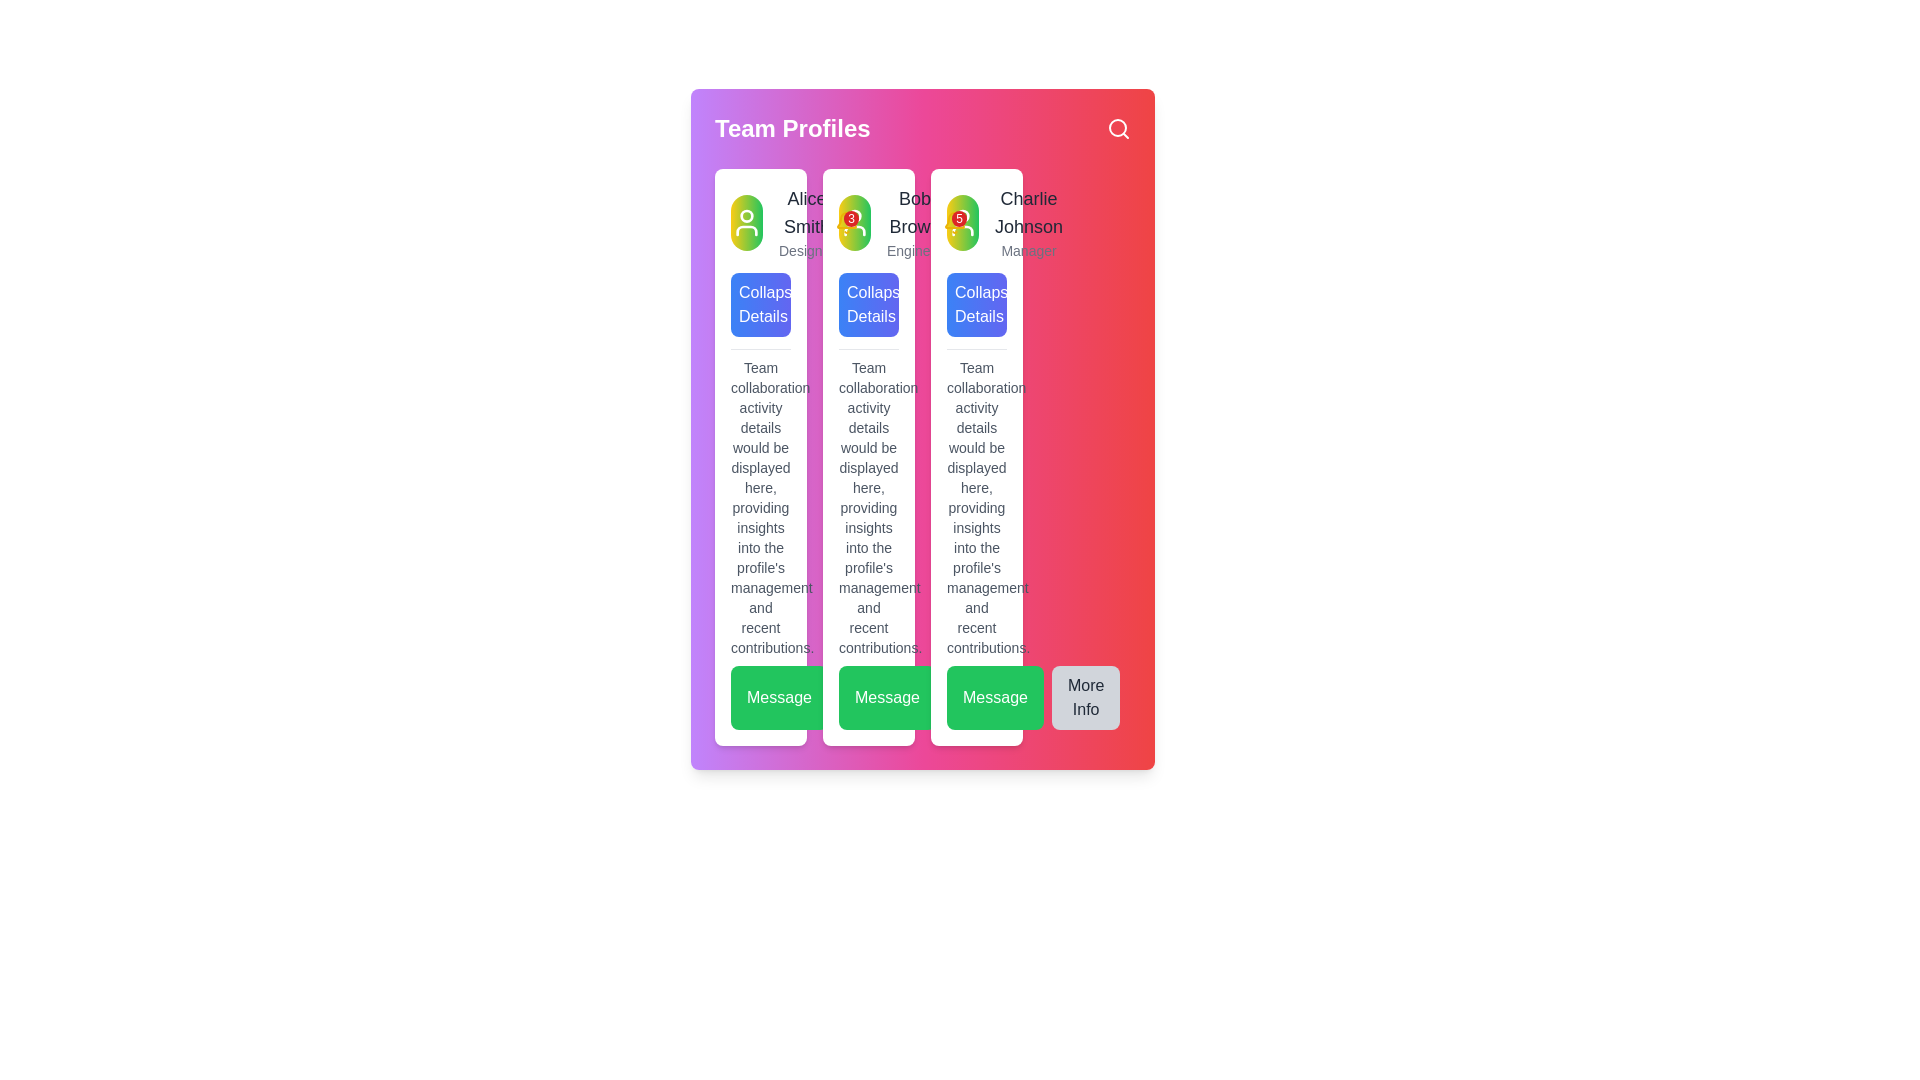 This screenshot has height=1080, width=1920. I want to click on the Avatar located in the first profile card of the Team Profiles section, positioned above the name 'Alice Smith' and the title 'Designer', so click(746, 223).